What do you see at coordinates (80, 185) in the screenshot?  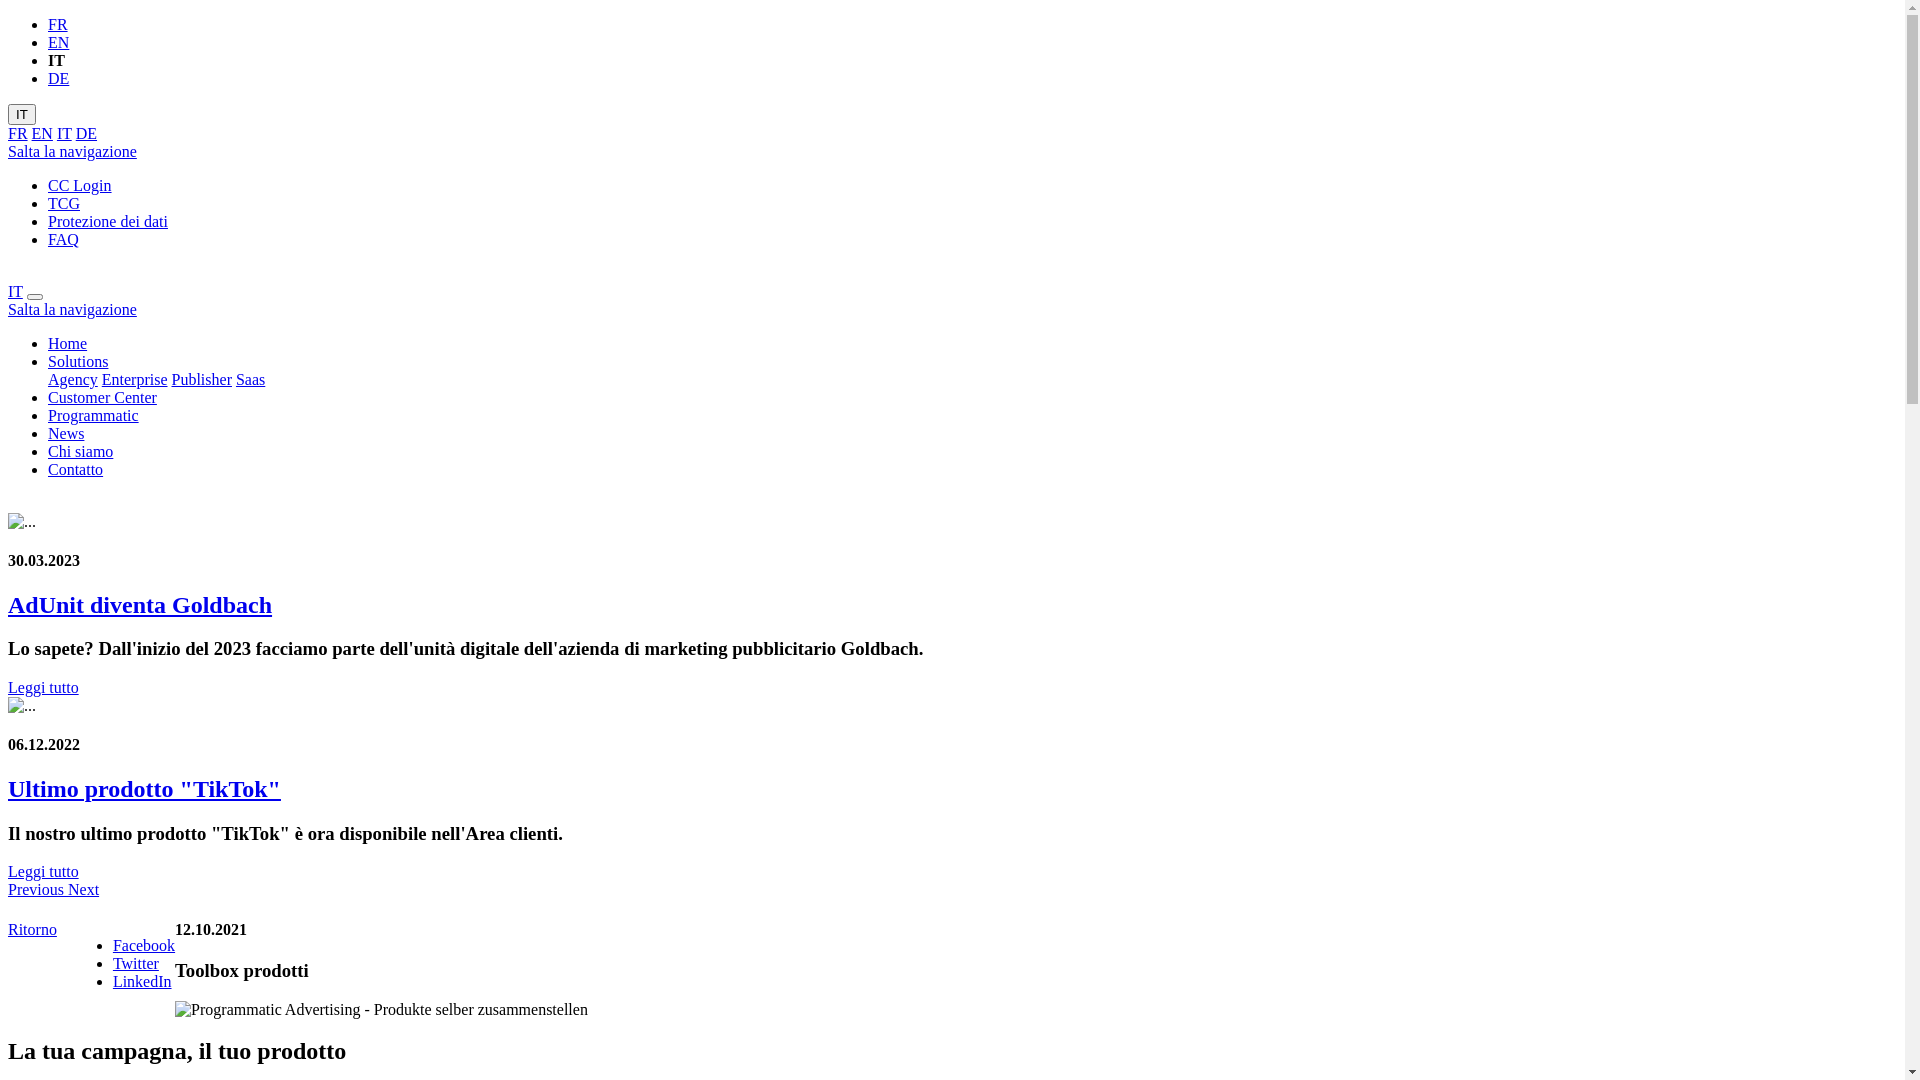 I see `'CC Login'` at bounding box center [80, 185].